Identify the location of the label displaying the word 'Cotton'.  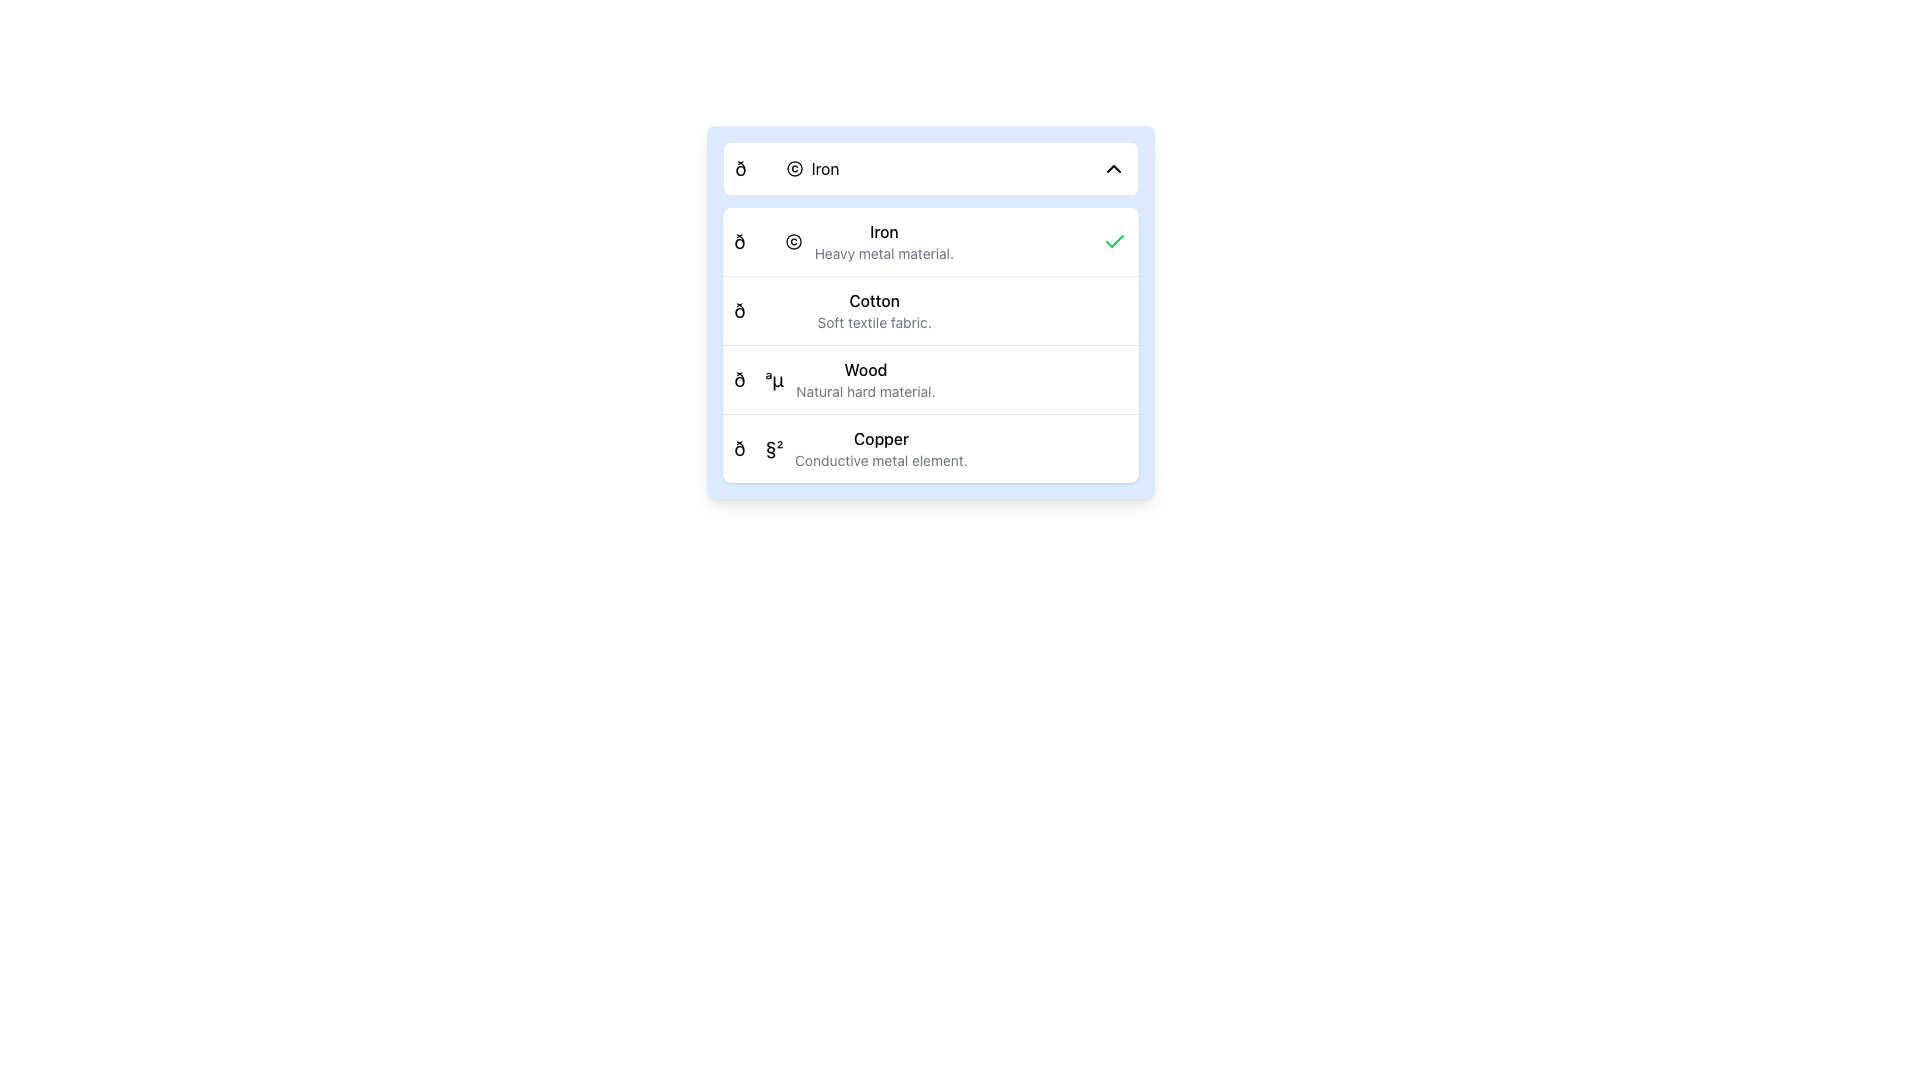
(874, 300).